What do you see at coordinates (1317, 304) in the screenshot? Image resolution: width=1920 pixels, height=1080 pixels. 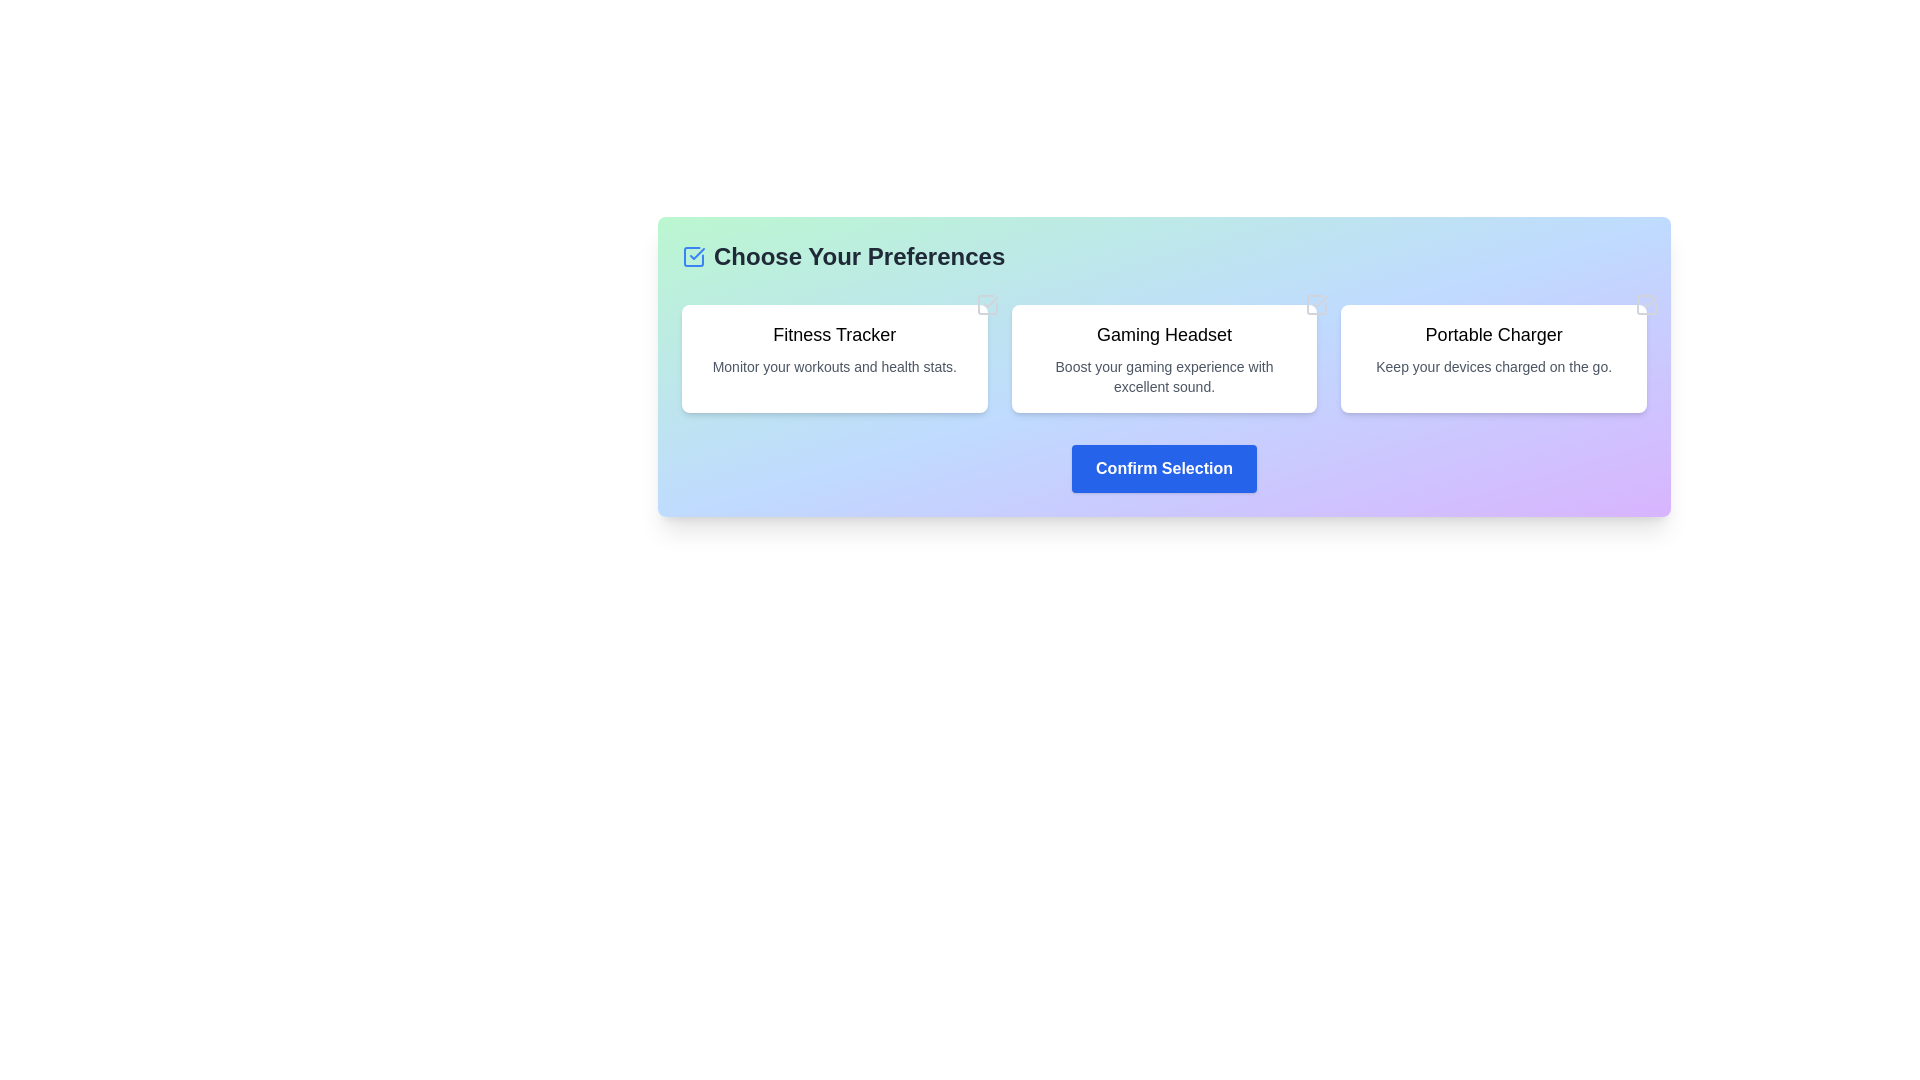 I see `the color change of the SVG Icon in the upper-right corner of the 'Gaming Headset' card when the associated checkbox is selected` at bounding box center [1317, 304].